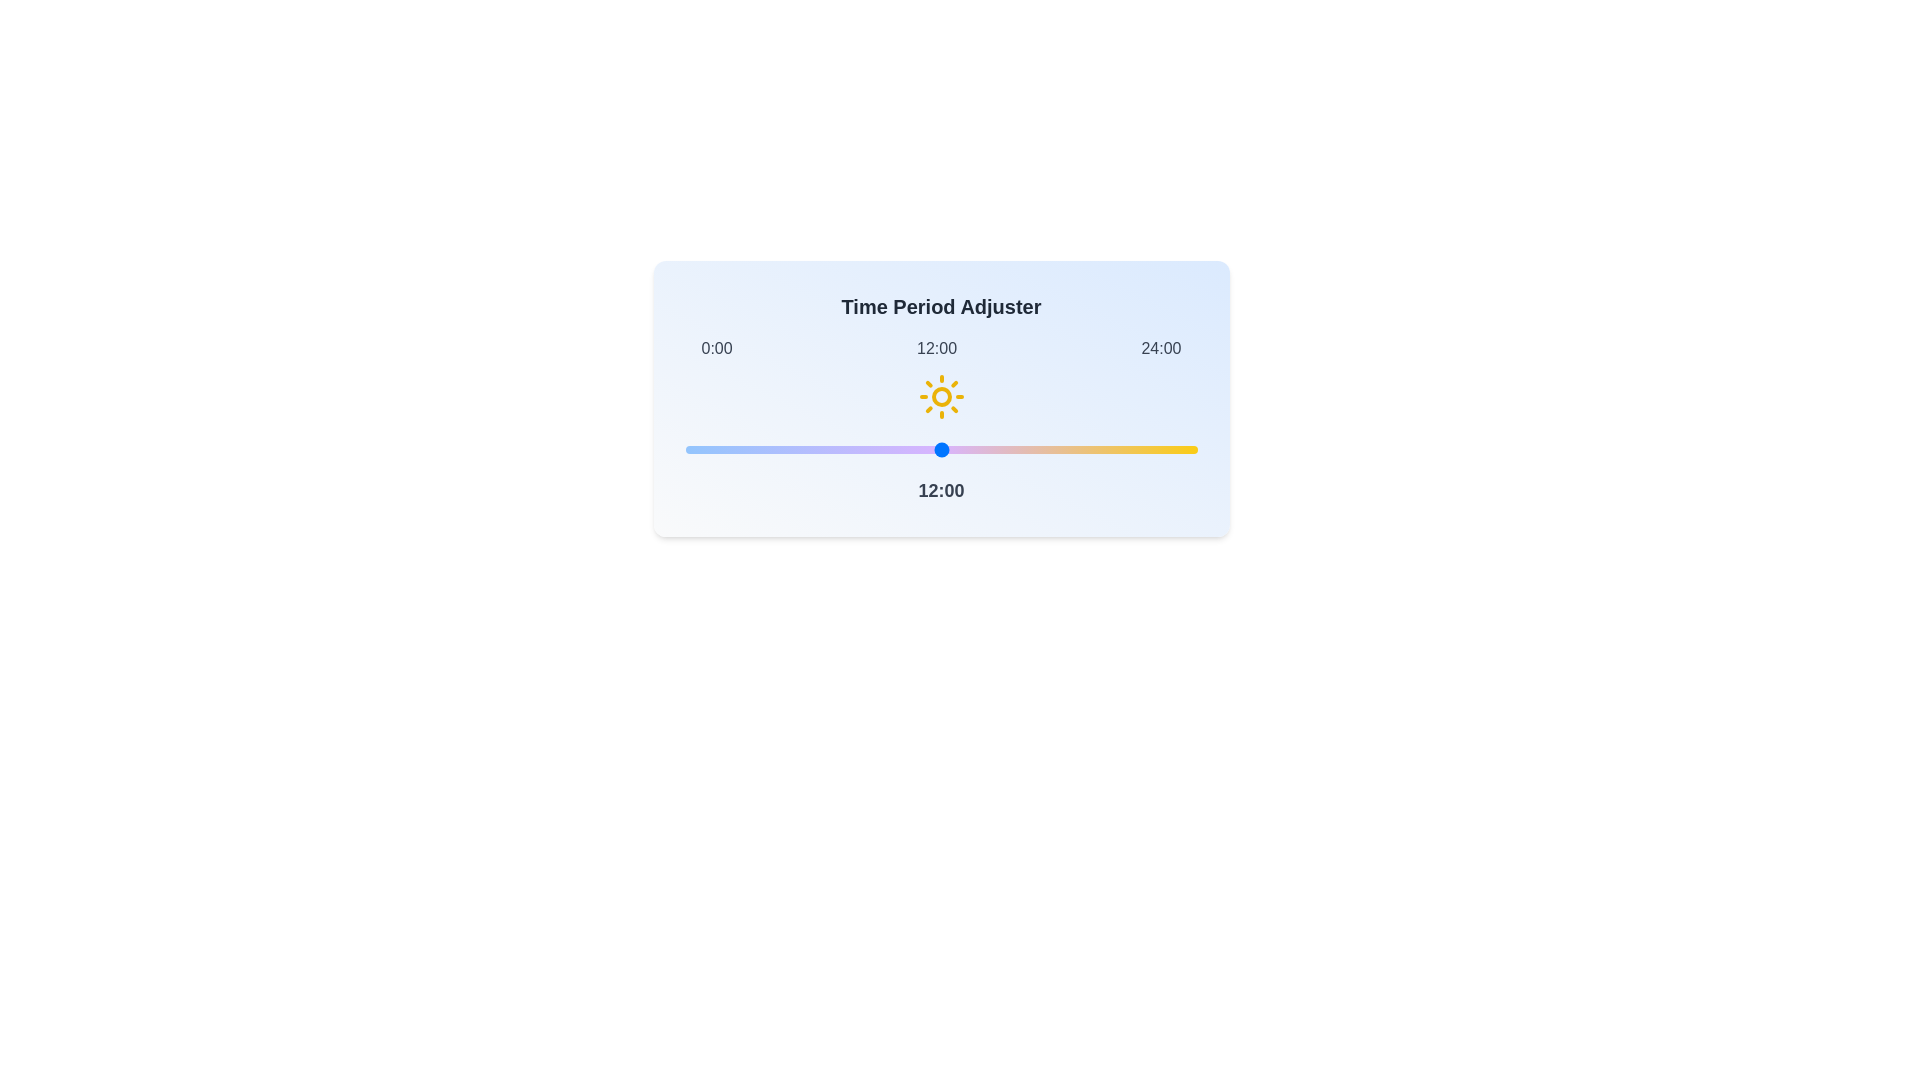 Image resolution: width=1920 pixels, height=1080 pixels. What do you see at coordinates (856, 450) in the screenshot?
I see `the time slider to set the time to 8 hours` at bounding box center [856, 450].